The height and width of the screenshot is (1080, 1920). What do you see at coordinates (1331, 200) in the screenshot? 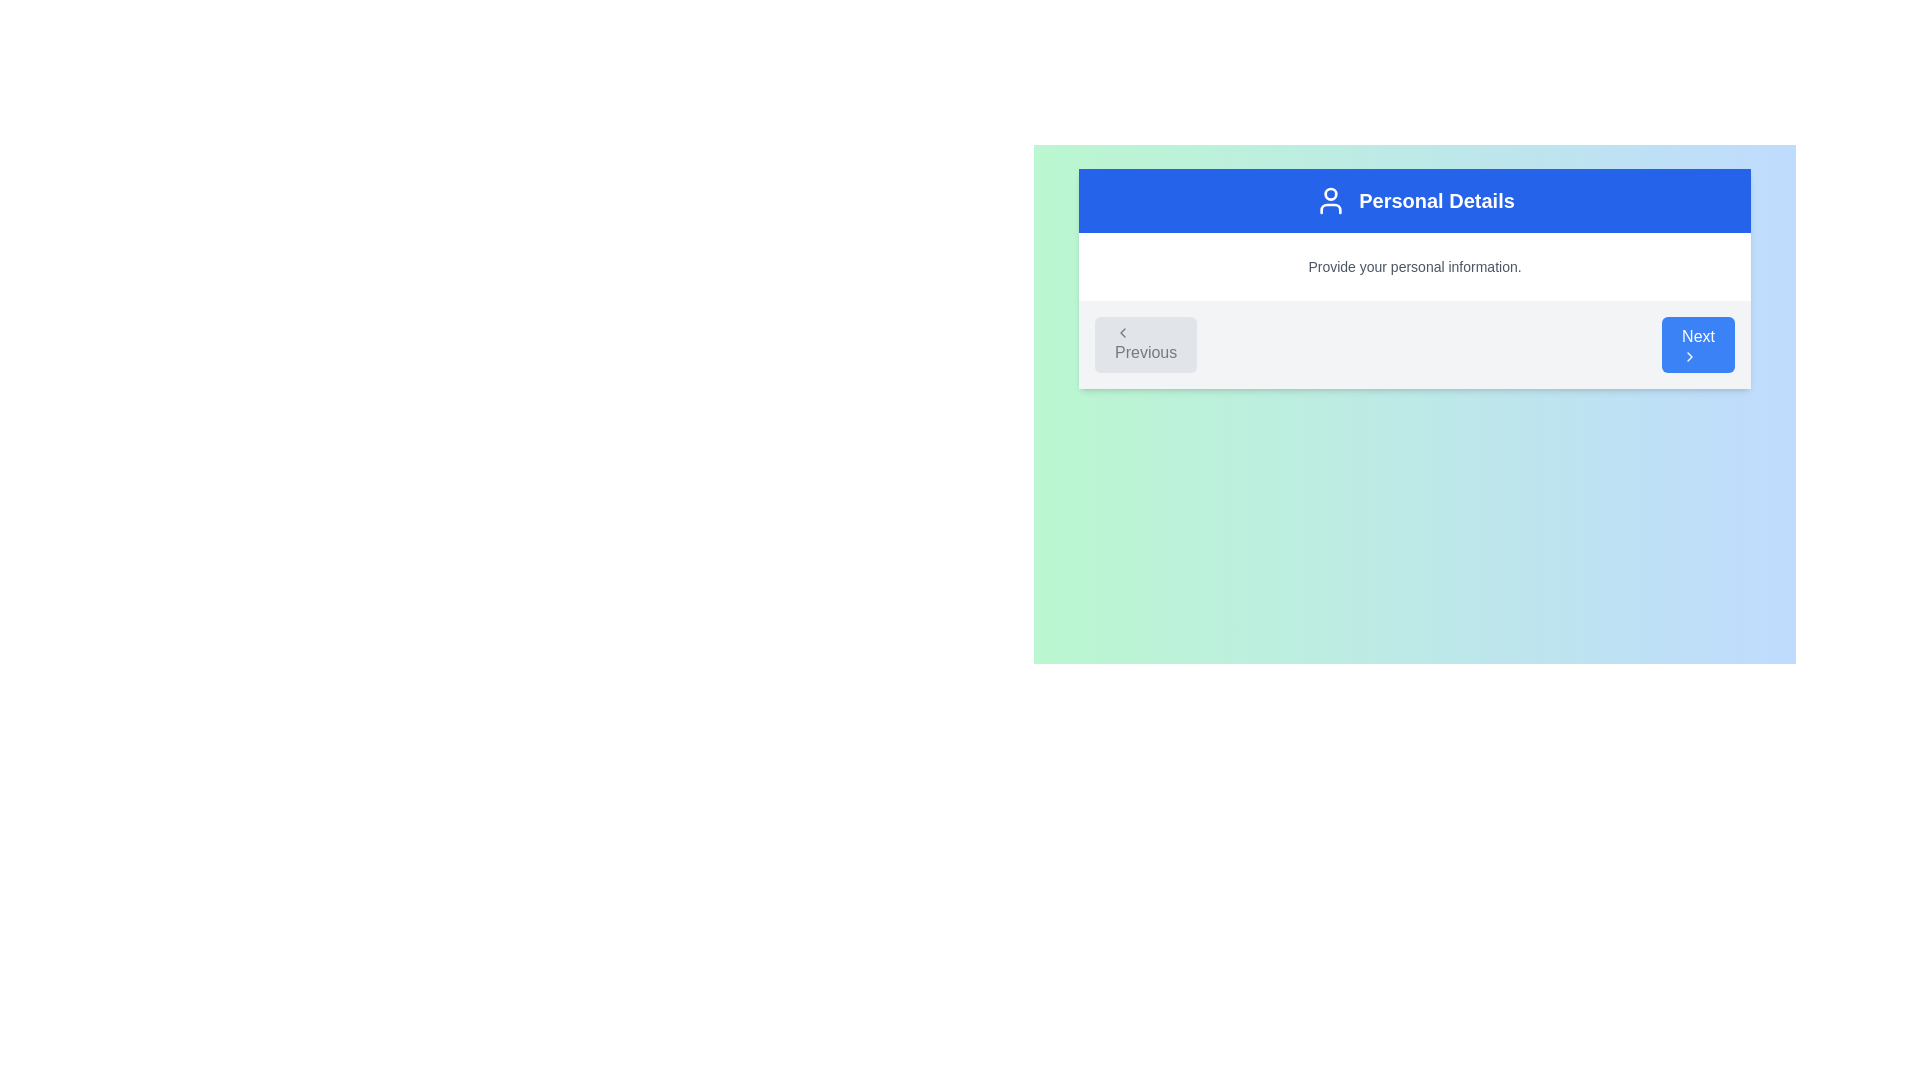
I see `the user silhouette icon located next to the 'Personal Details' text in the blue header bar` at bounding box center [1331, 200].